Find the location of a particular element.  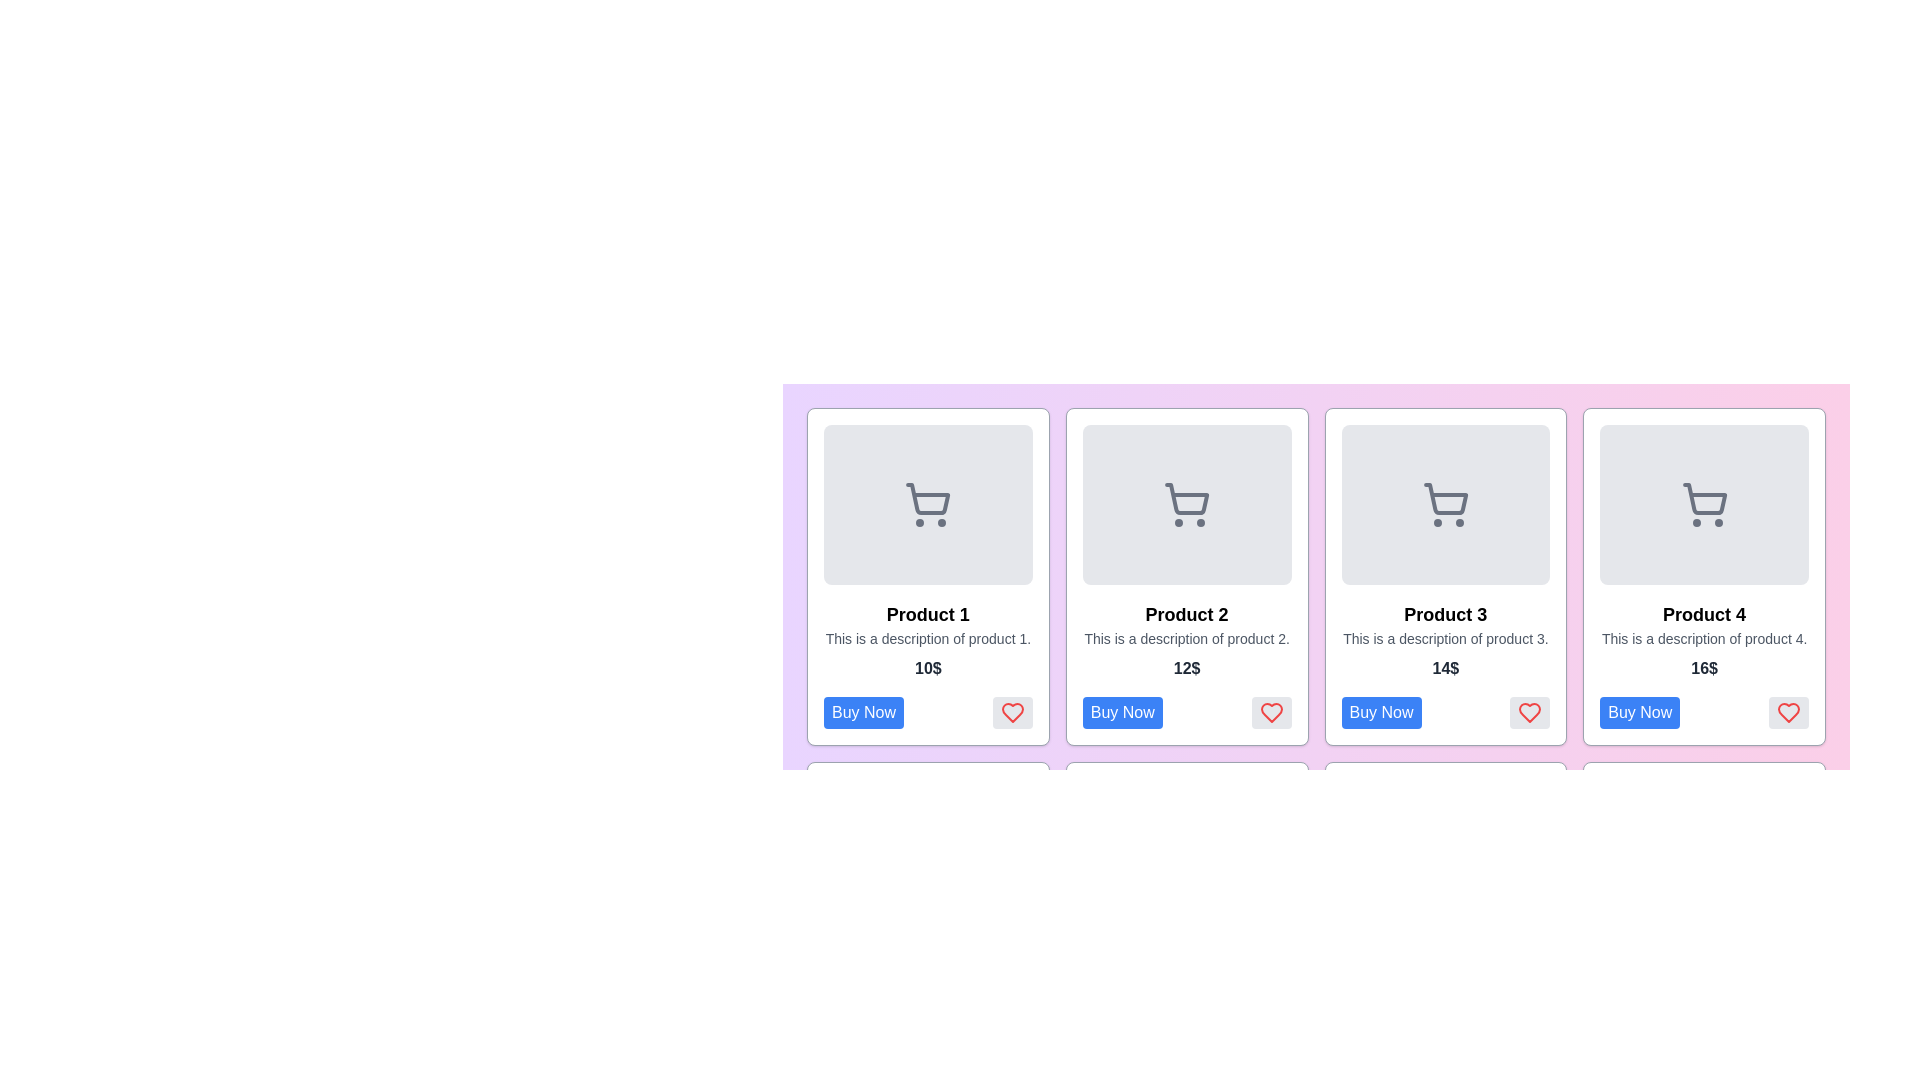

the Product card for 'Product 4' is located at coordinates (1703, 577).